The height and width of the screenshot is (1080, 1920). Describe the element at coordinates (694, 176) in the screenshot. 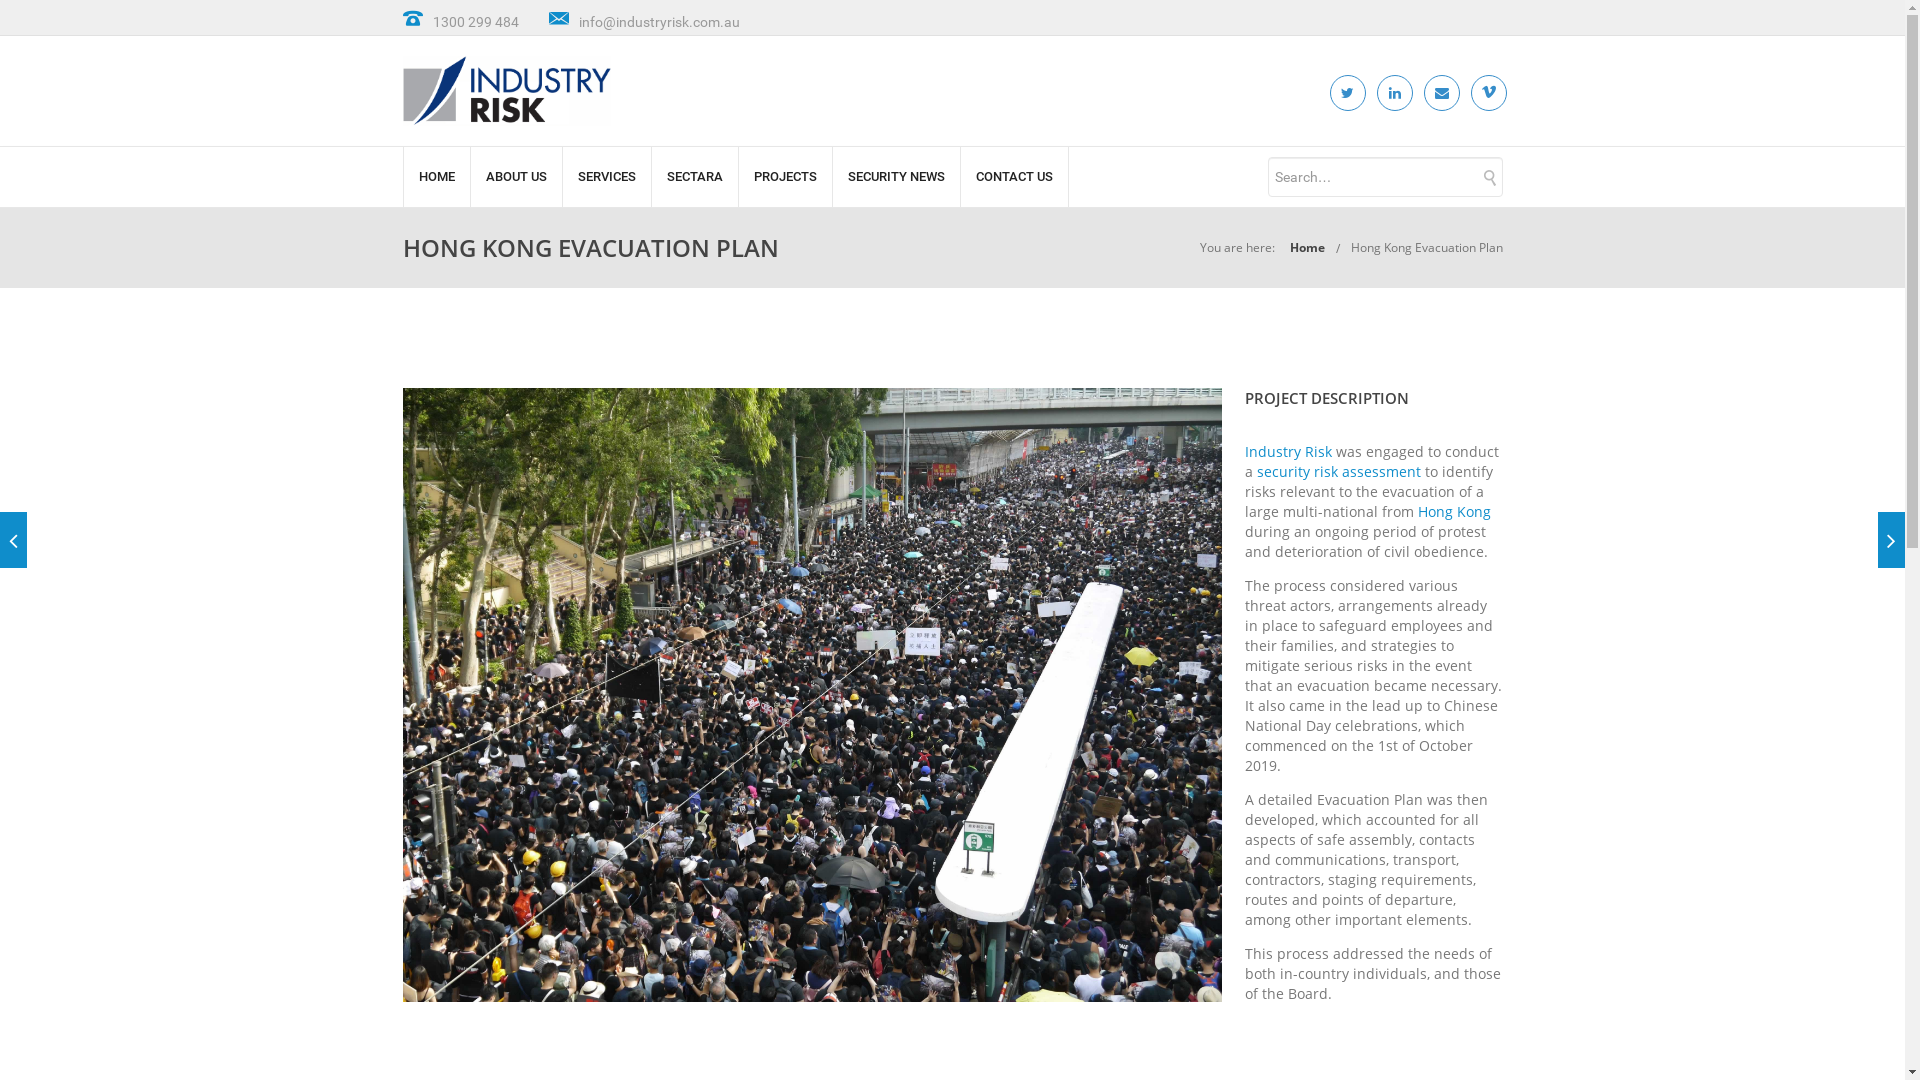

I see `'SECTARA'` at that location.